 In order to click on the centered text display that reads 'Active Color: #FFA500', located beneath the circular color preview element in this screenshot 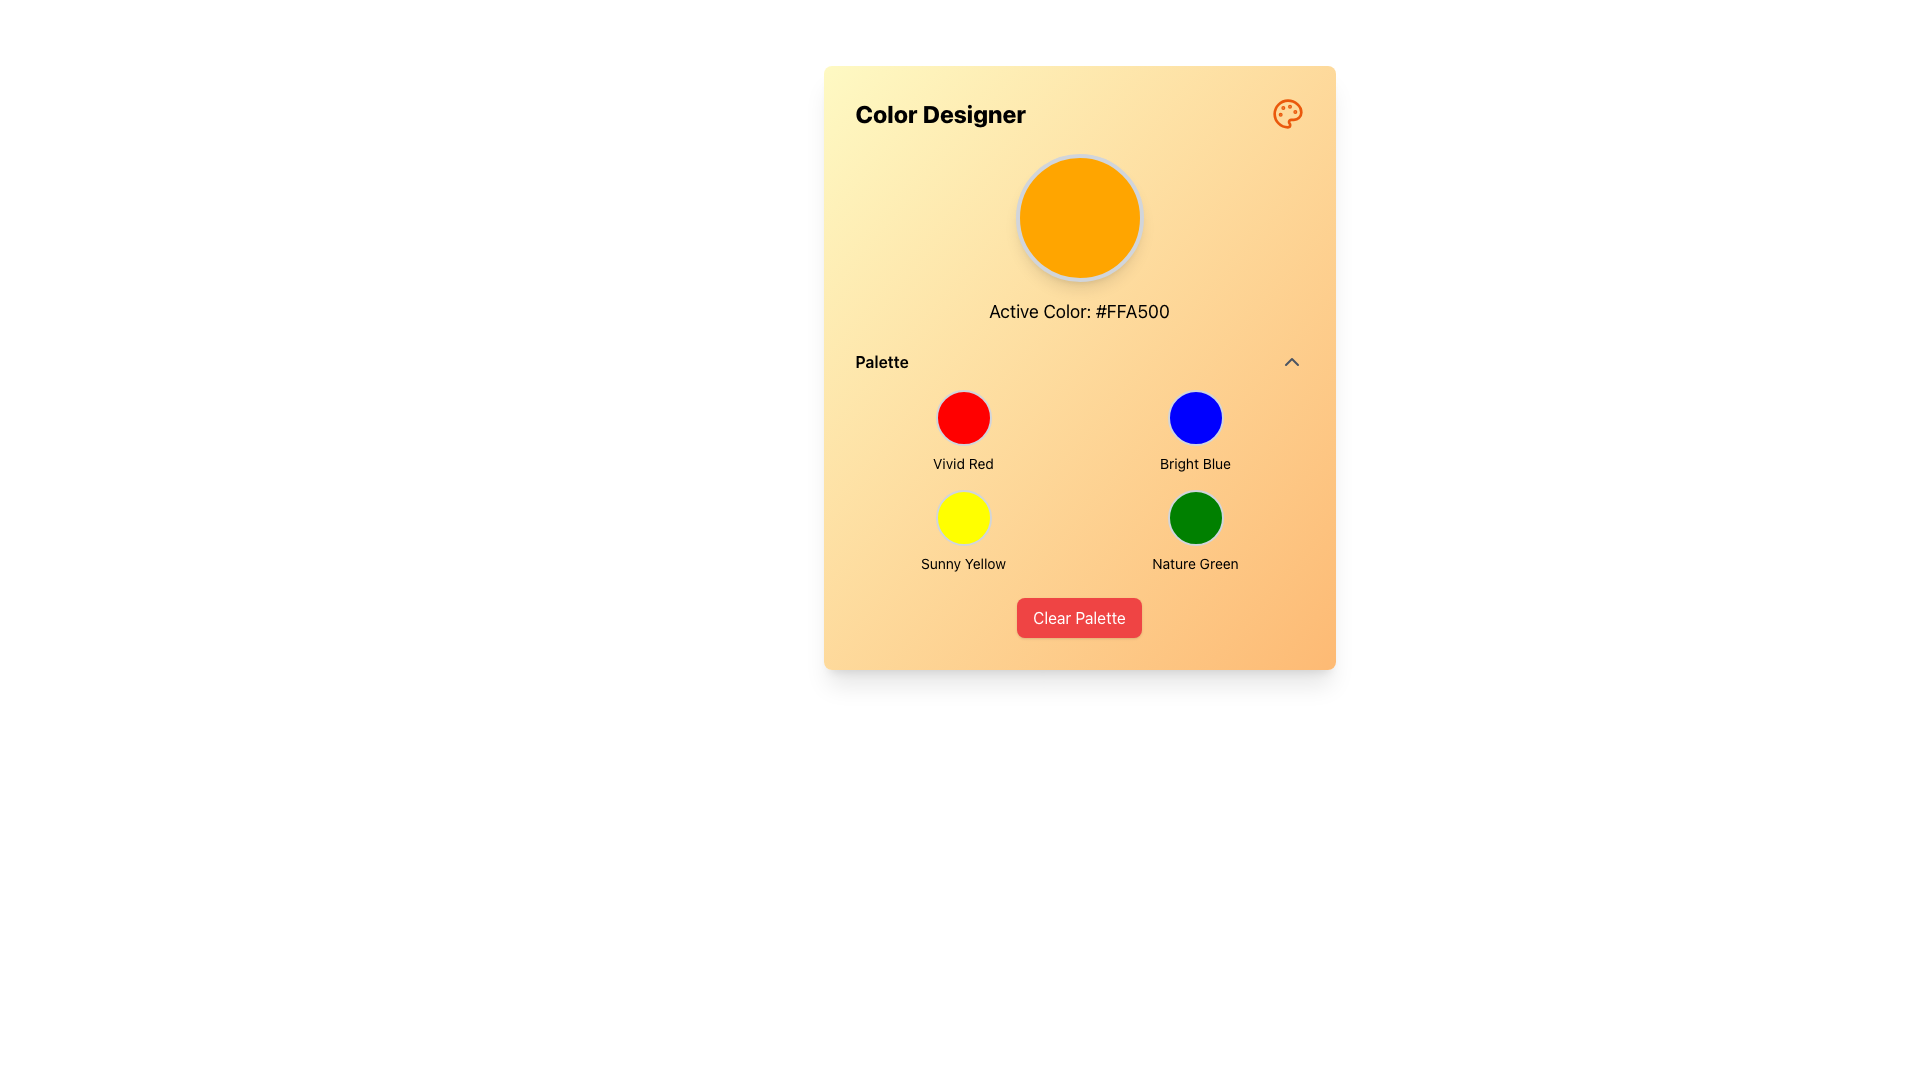, I will do `click(1078, 312)`.